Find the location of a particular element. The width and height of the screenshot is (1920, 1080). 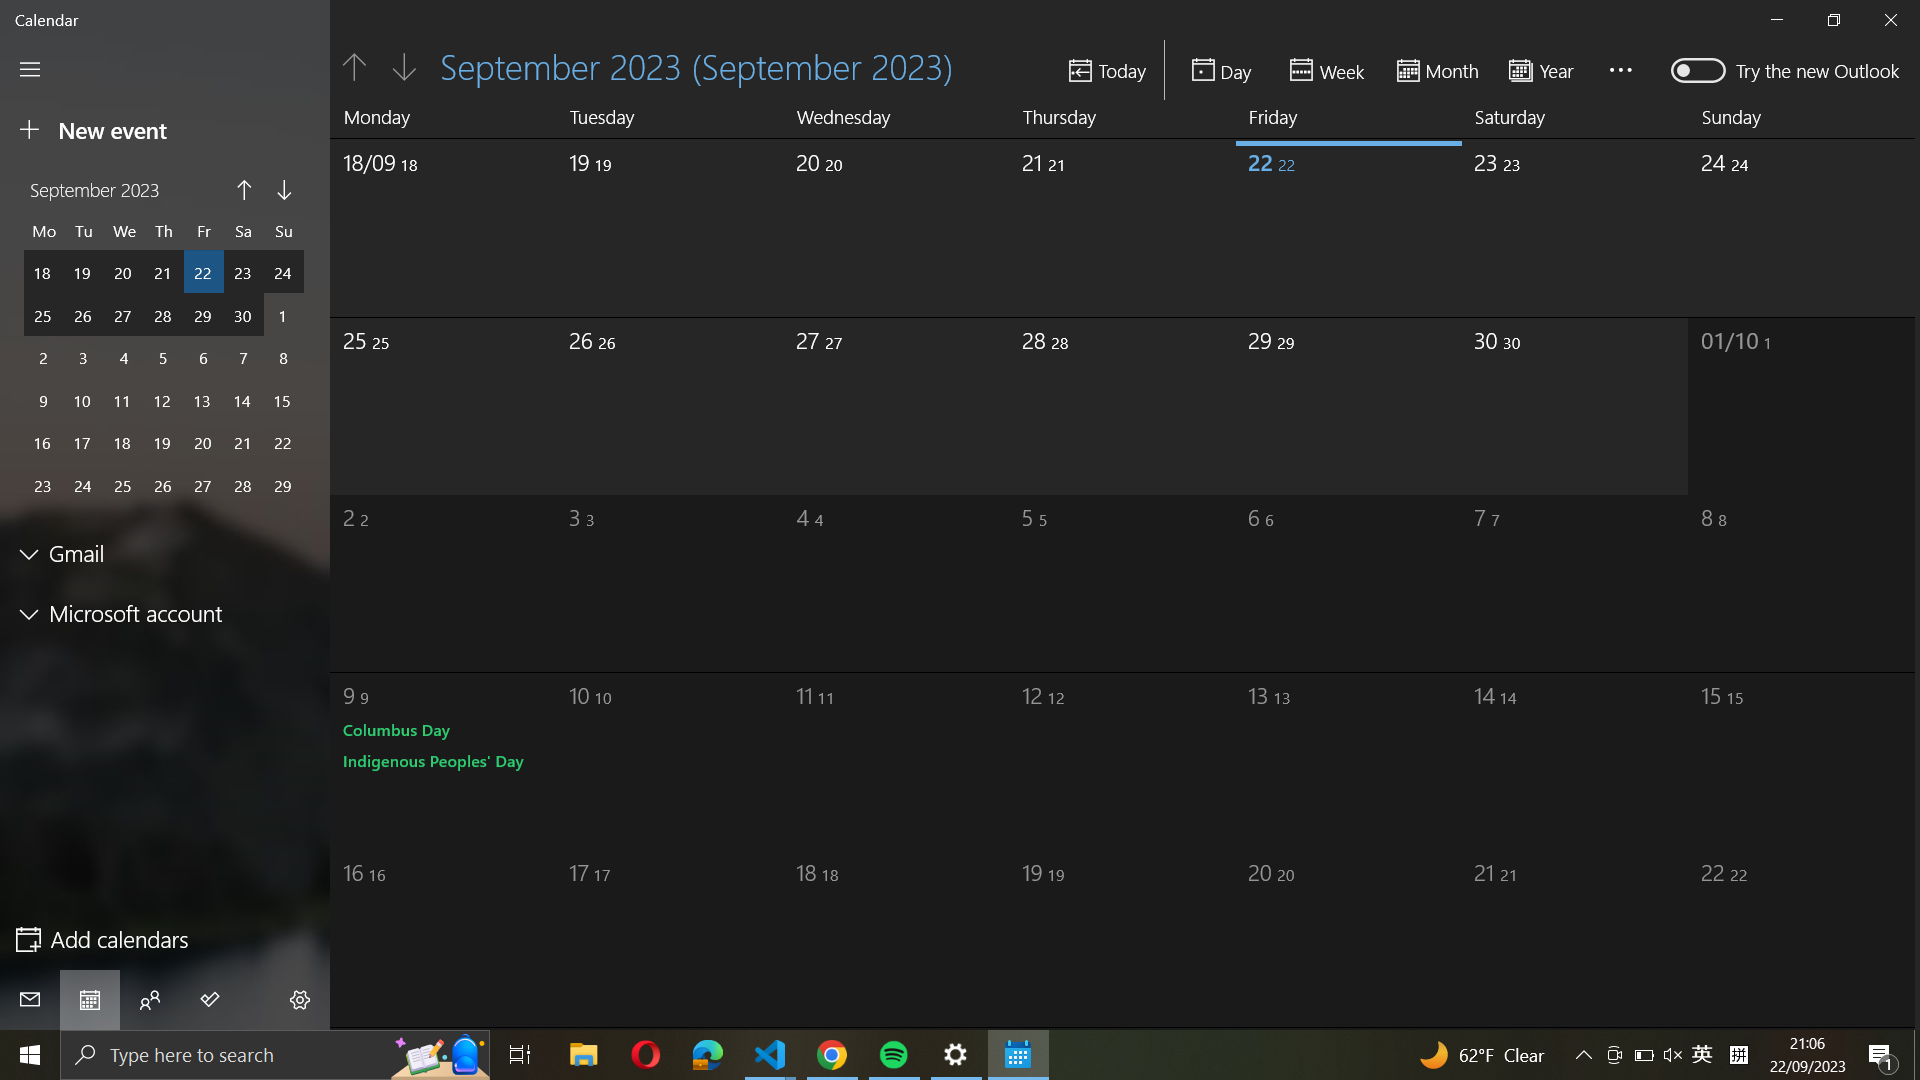

Through the calendar, establish communication with others is located at coordinates (149, 999).